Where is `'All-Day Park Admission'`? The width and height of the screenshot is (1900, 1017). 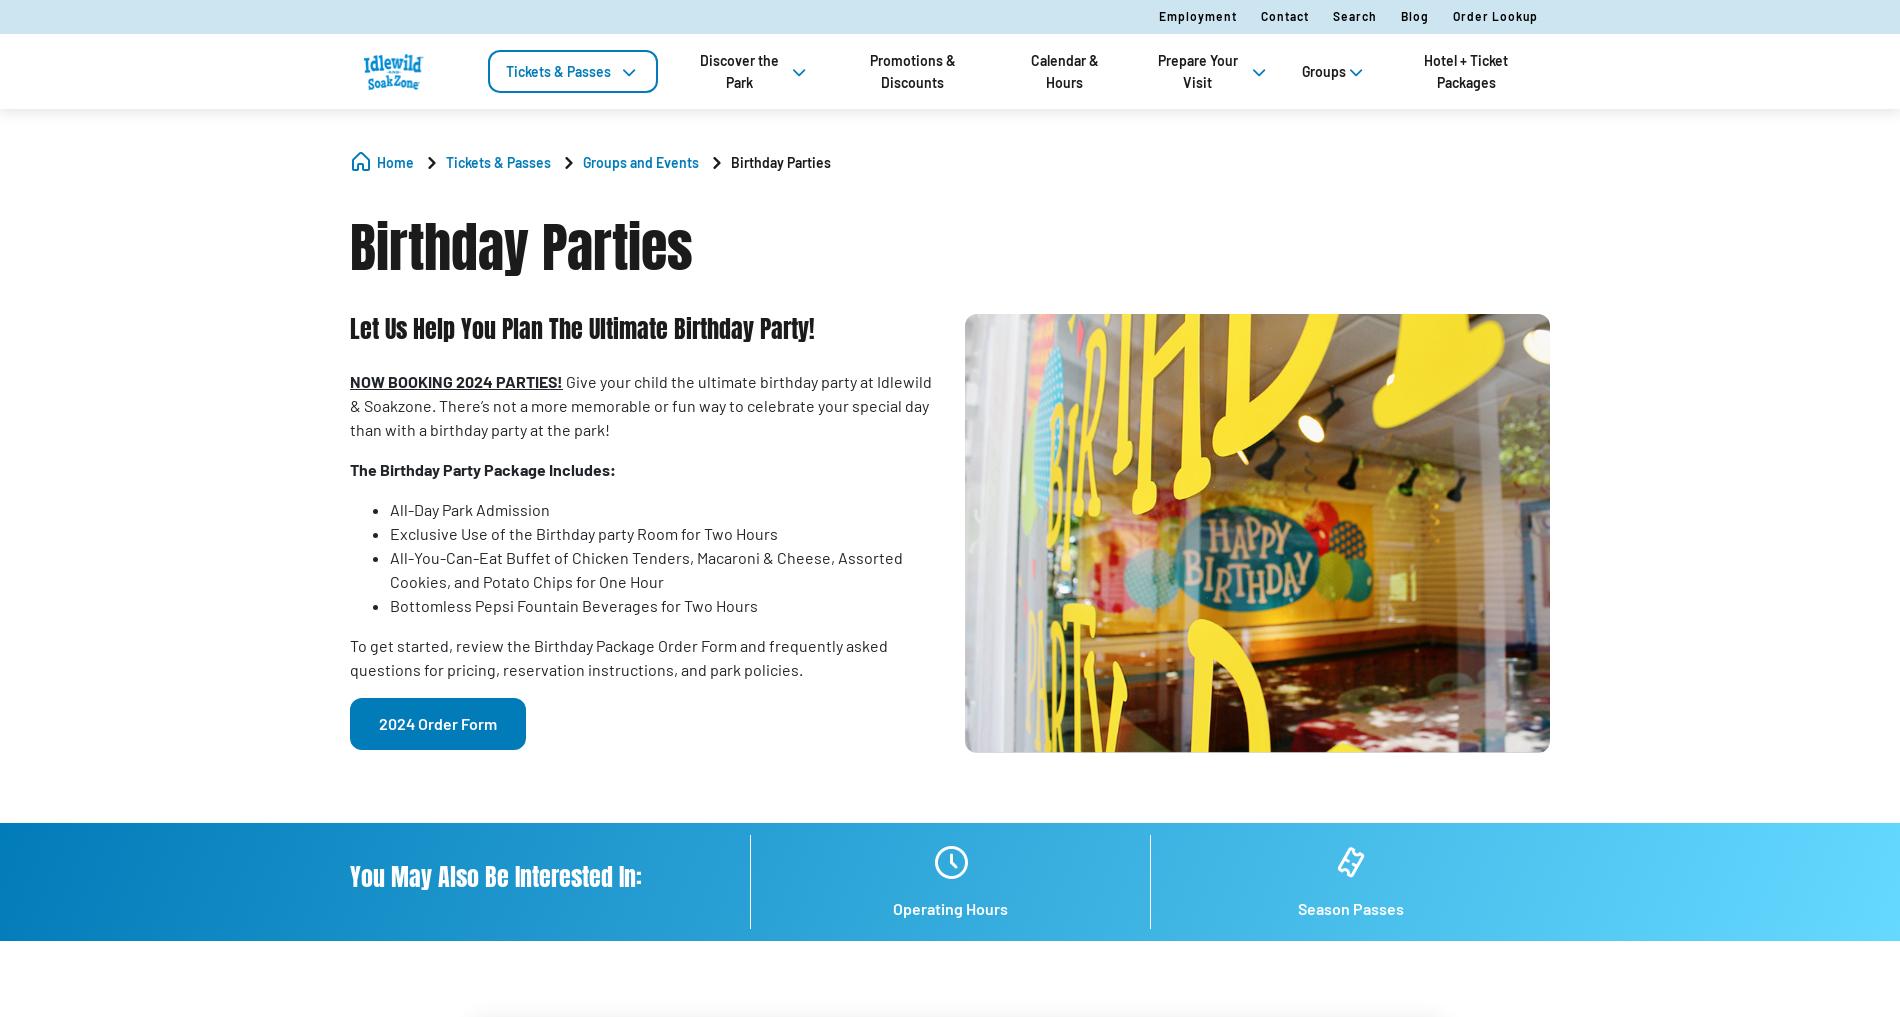
'All-Day Park Admission' is located at coordinates (469, 507).